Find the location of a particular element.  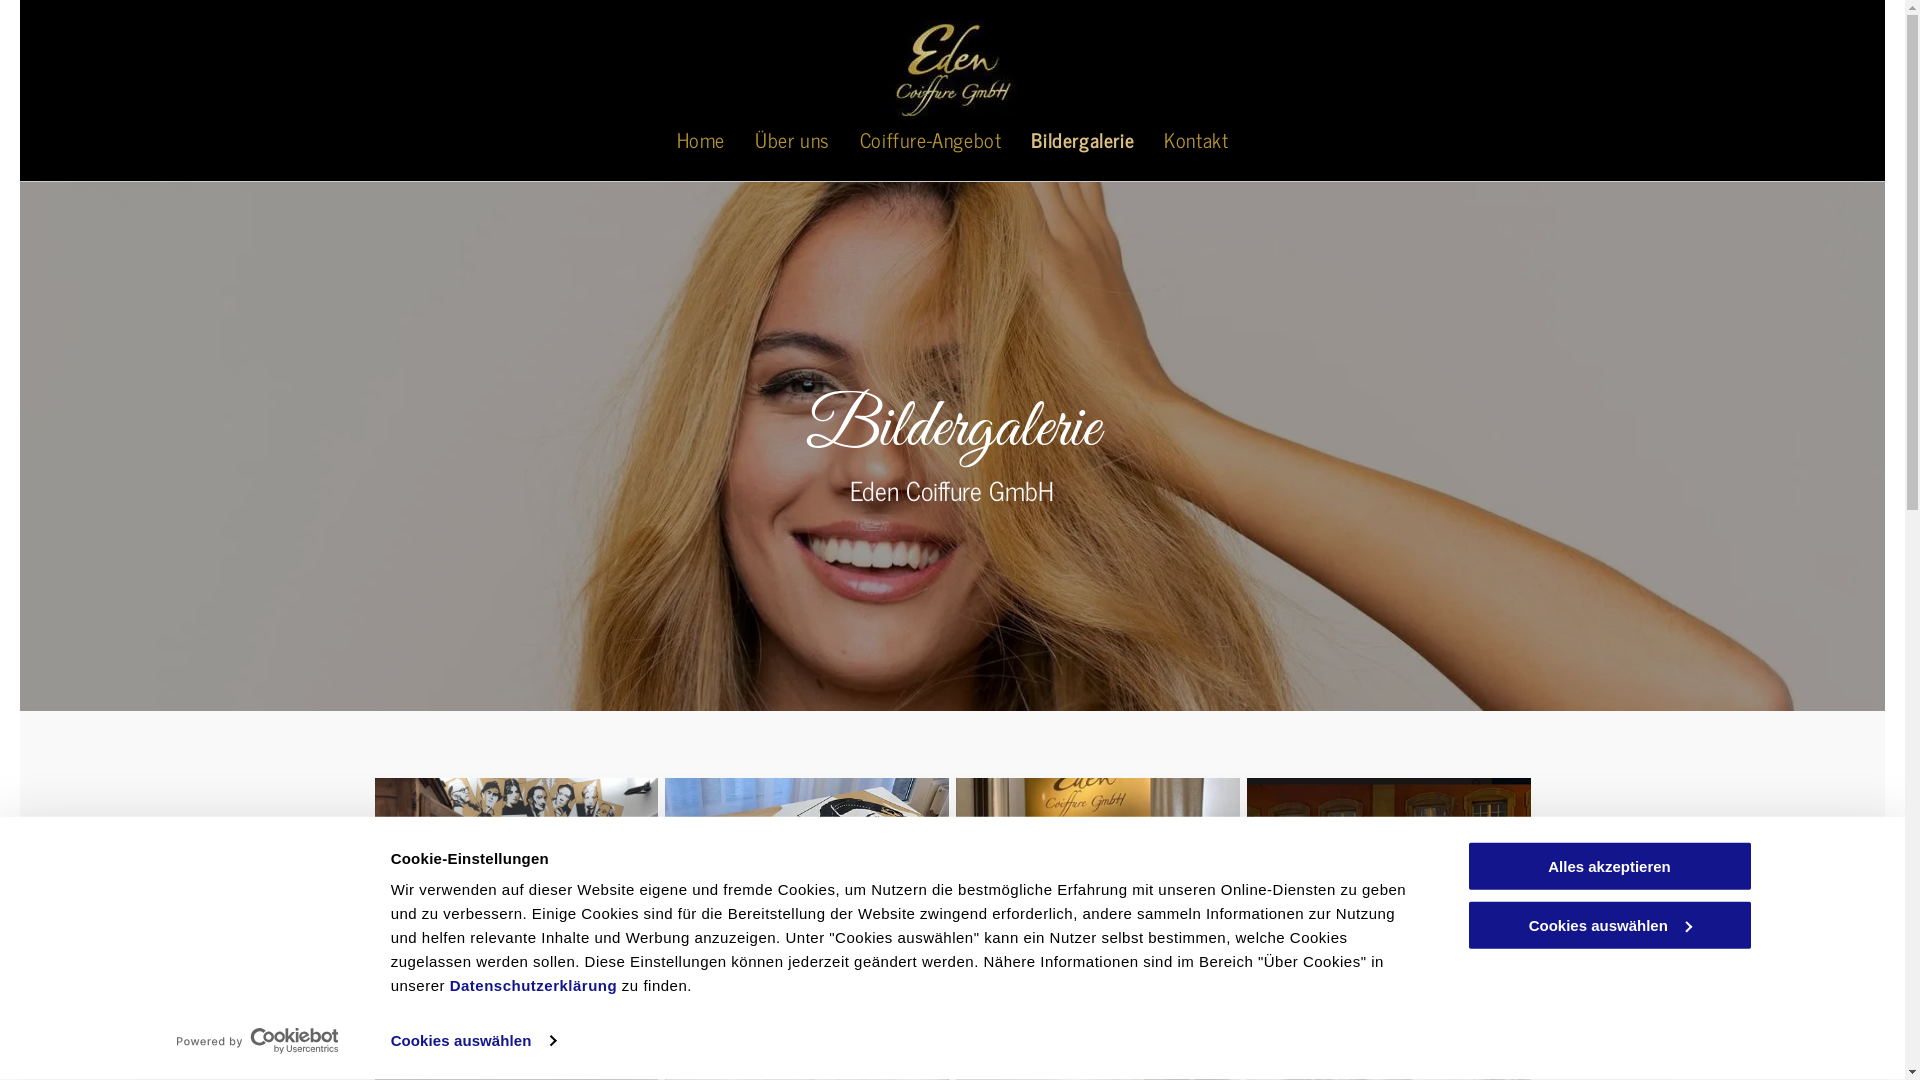

'Kontakt' is located at coordinates (1195, 138).